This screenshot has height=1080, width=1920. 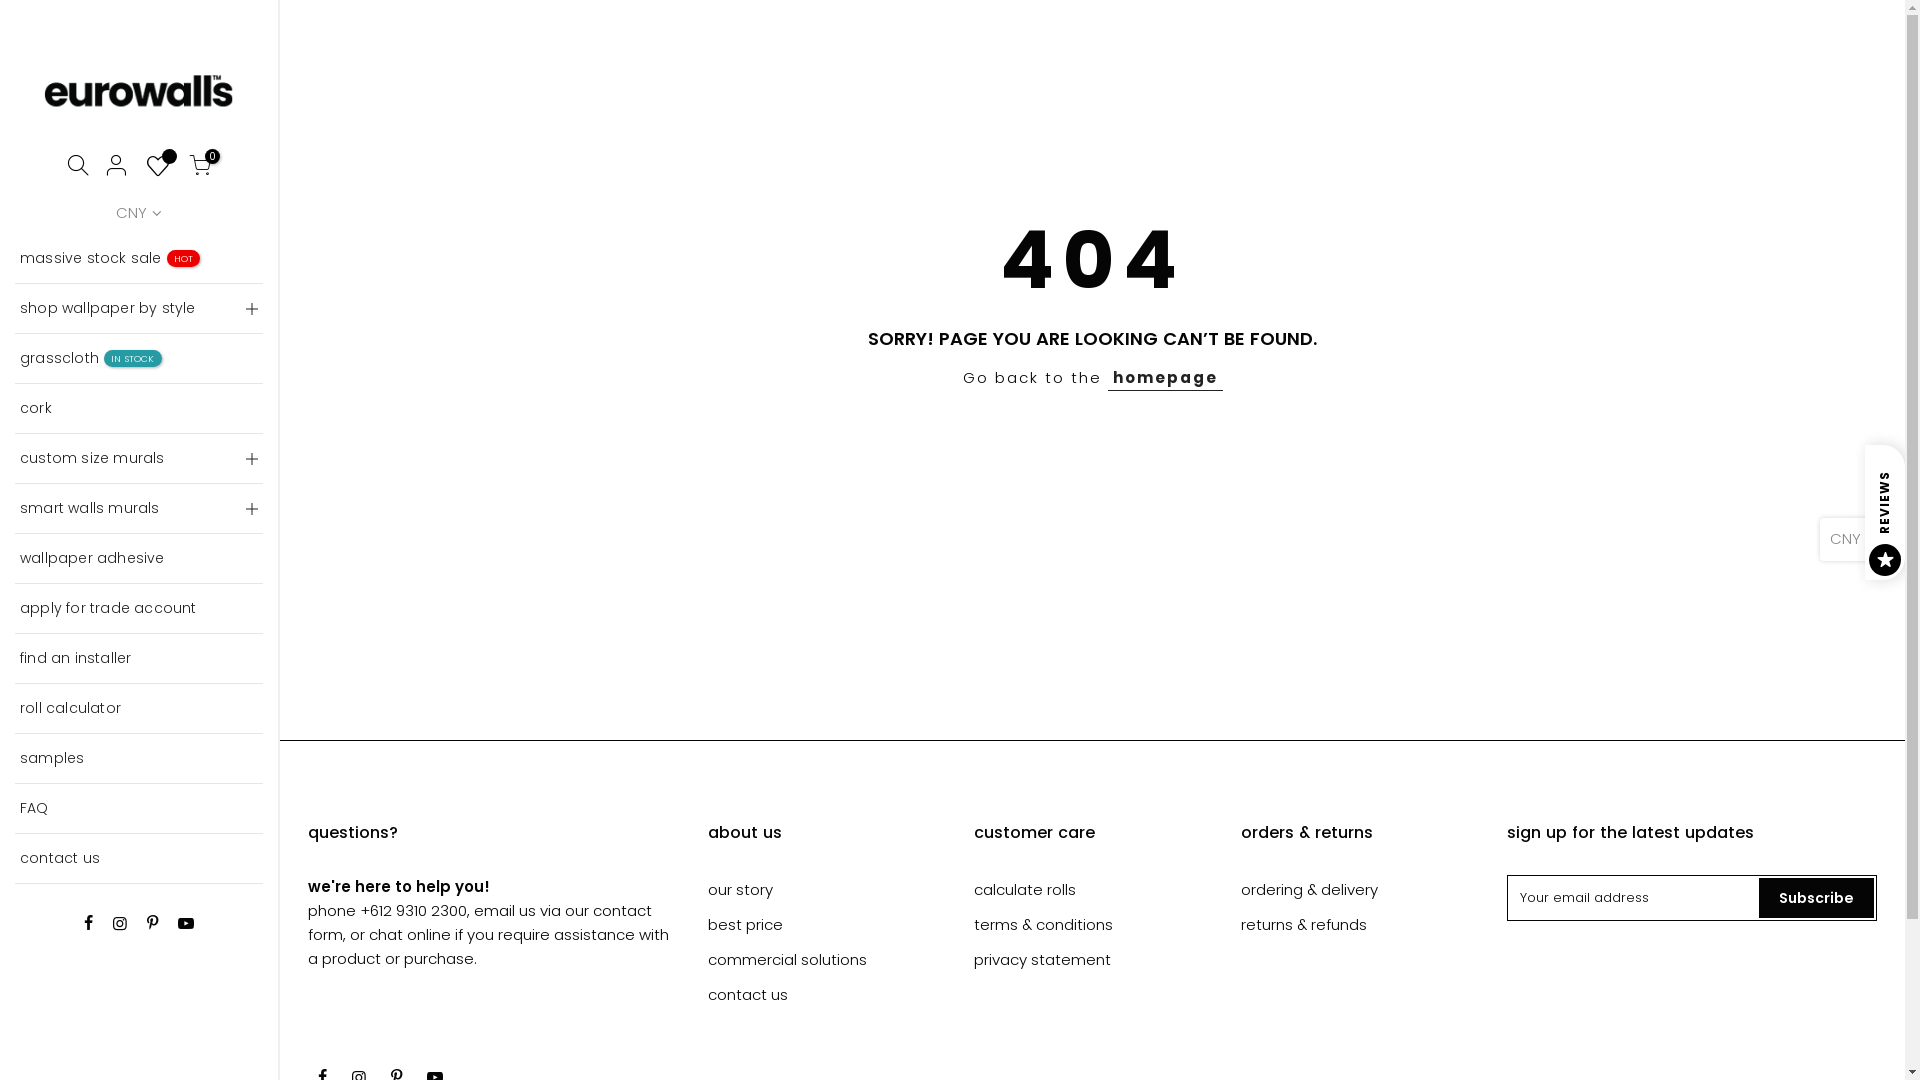 I want to click on 'FAQ', so click(x=138, y=808).